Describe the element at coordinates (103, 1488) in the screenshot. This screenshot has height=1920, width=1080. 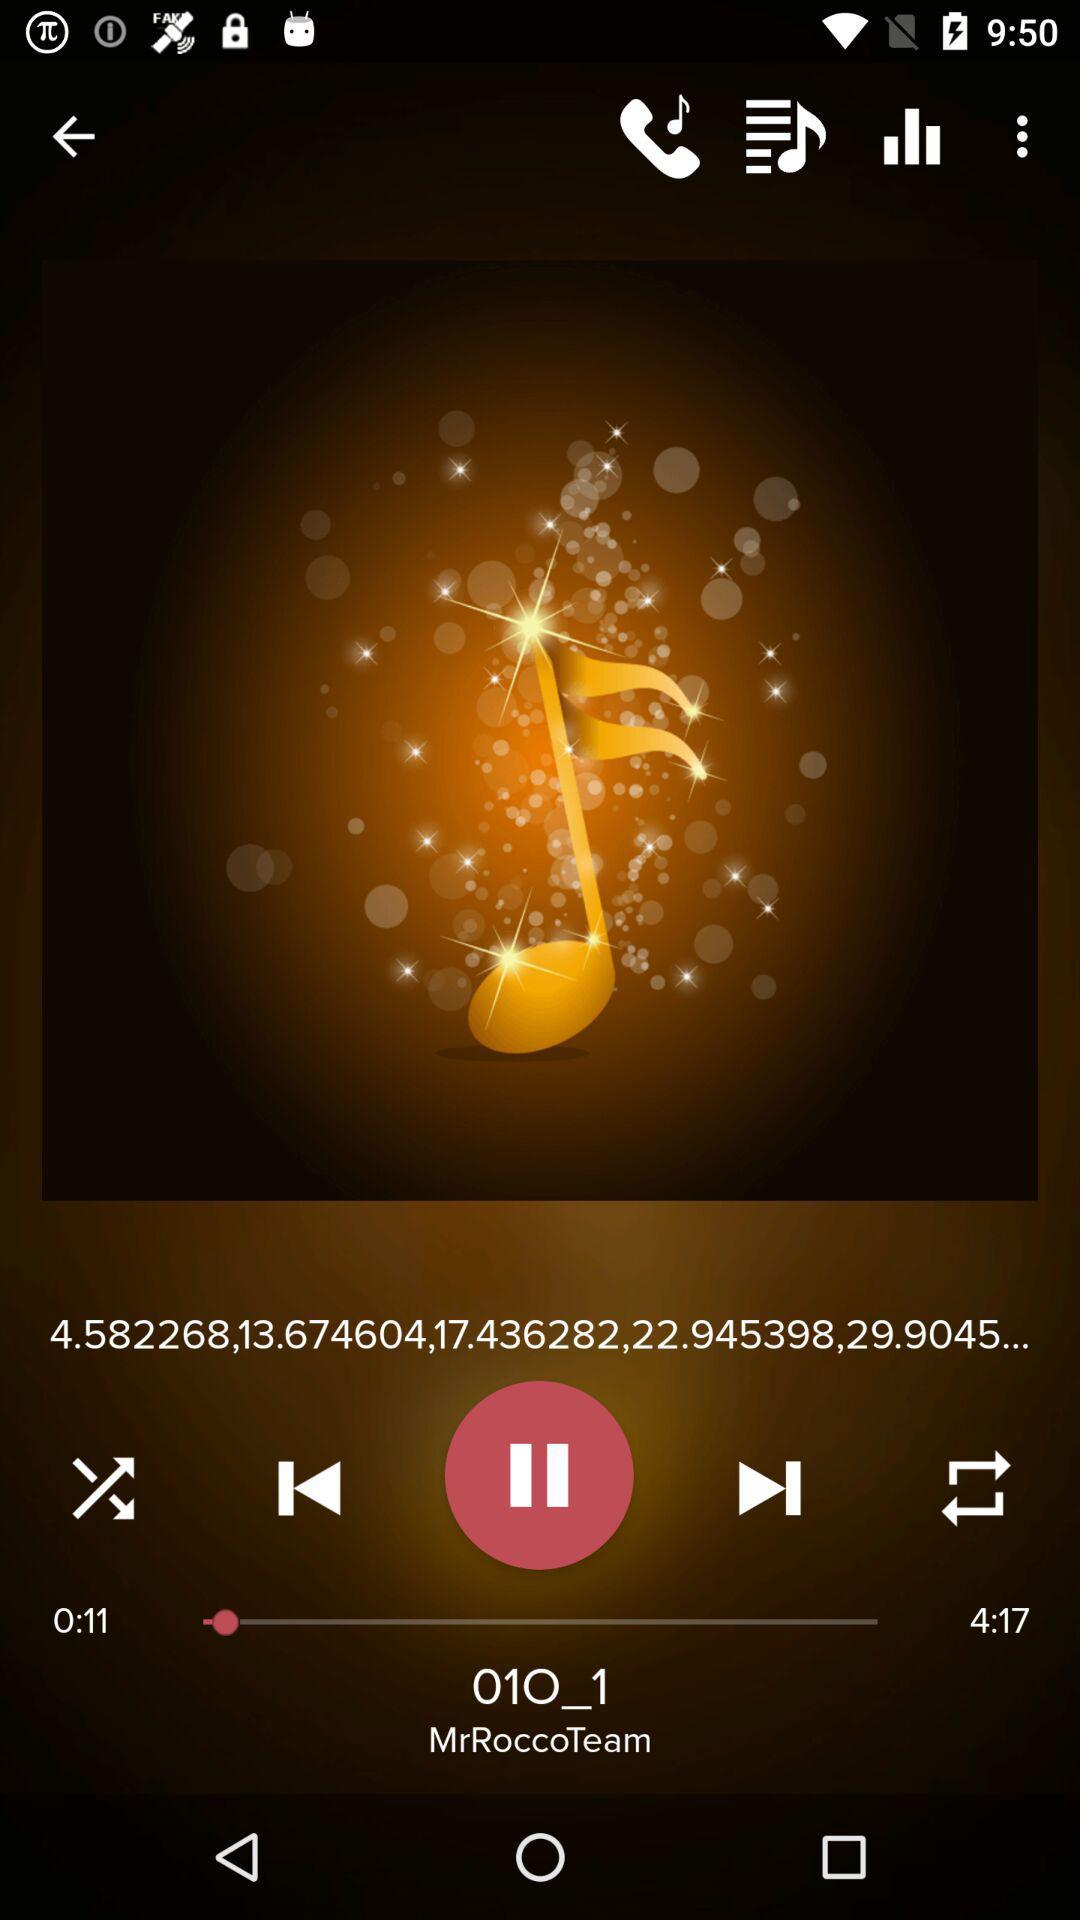
I see `random songs` at that location.